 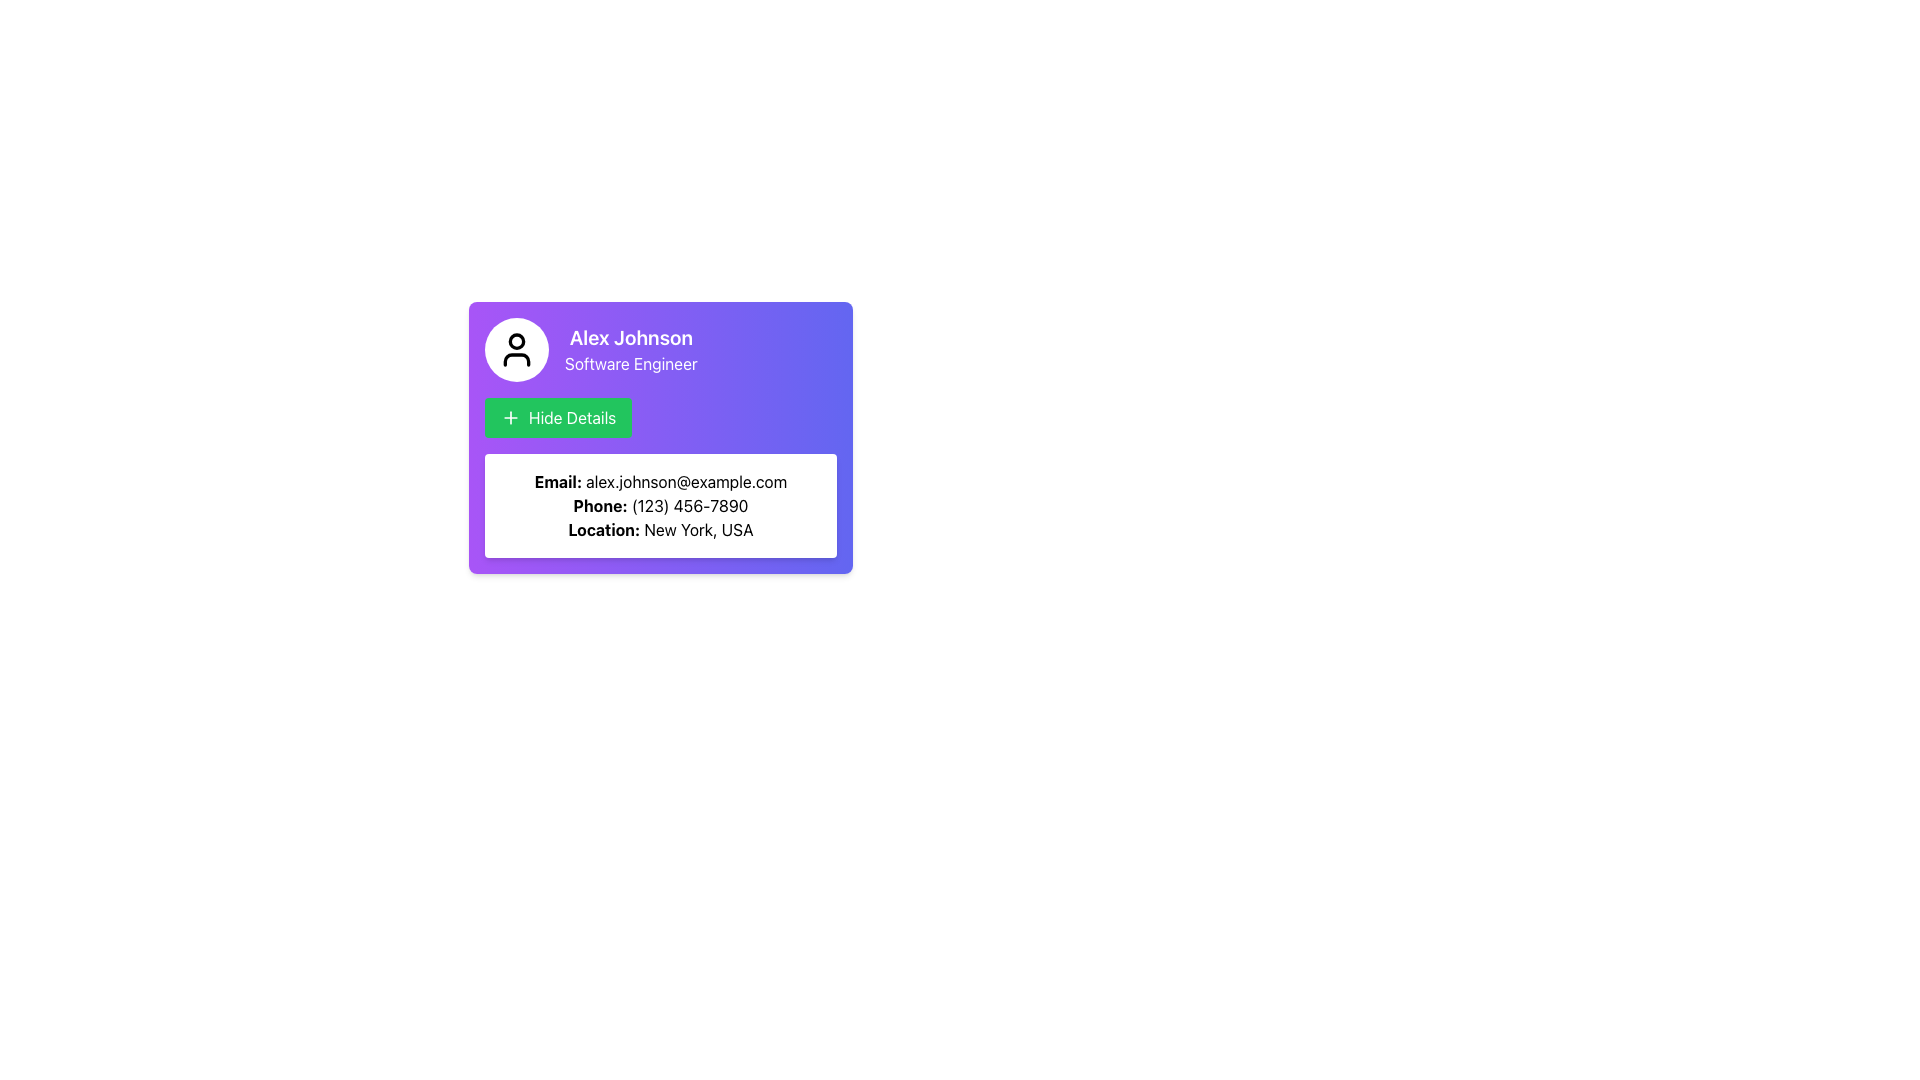 What do you see at coordinates (558, 482) in the screenshot?
I see `the text label that reads 'Email:' which is bold and positioned above the email address 'alex.johnson@example.com' in the user details panel` at bounding box center [558, 482].